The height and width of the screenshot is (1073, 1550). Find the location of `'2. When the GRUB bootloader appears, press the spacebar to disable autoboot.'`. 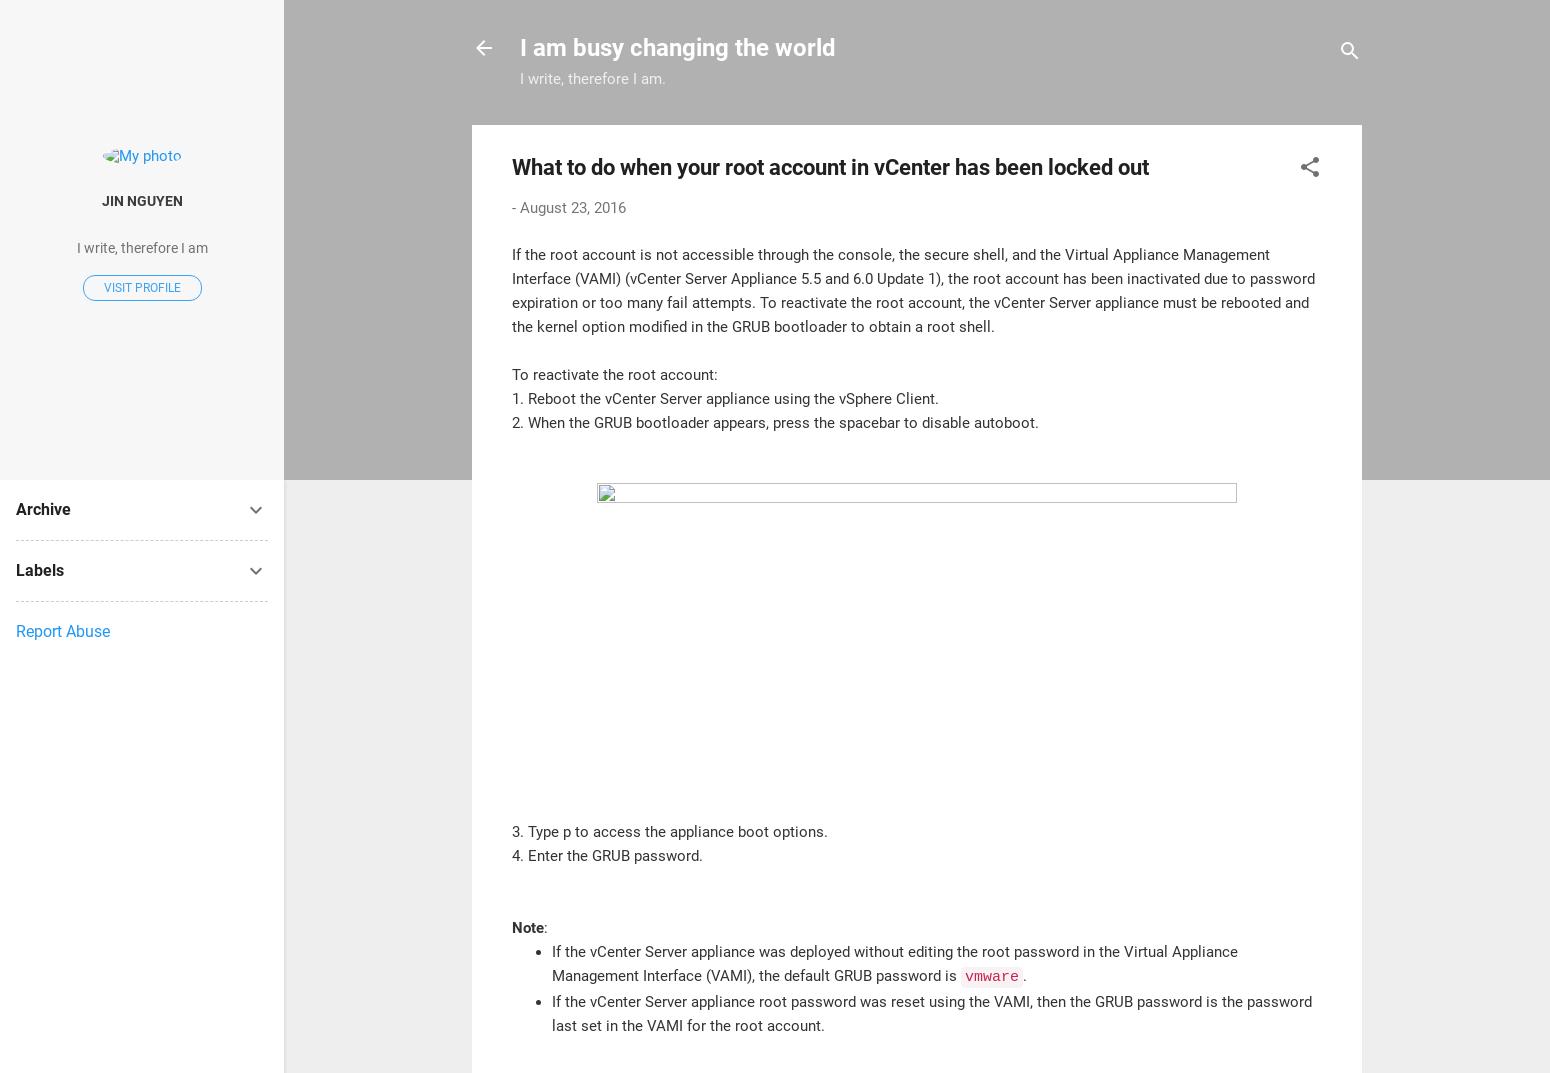

'2. When the GRUB bootloader appears, press the spacebar to disable autoboot.' is located at coordinates (775, 422).